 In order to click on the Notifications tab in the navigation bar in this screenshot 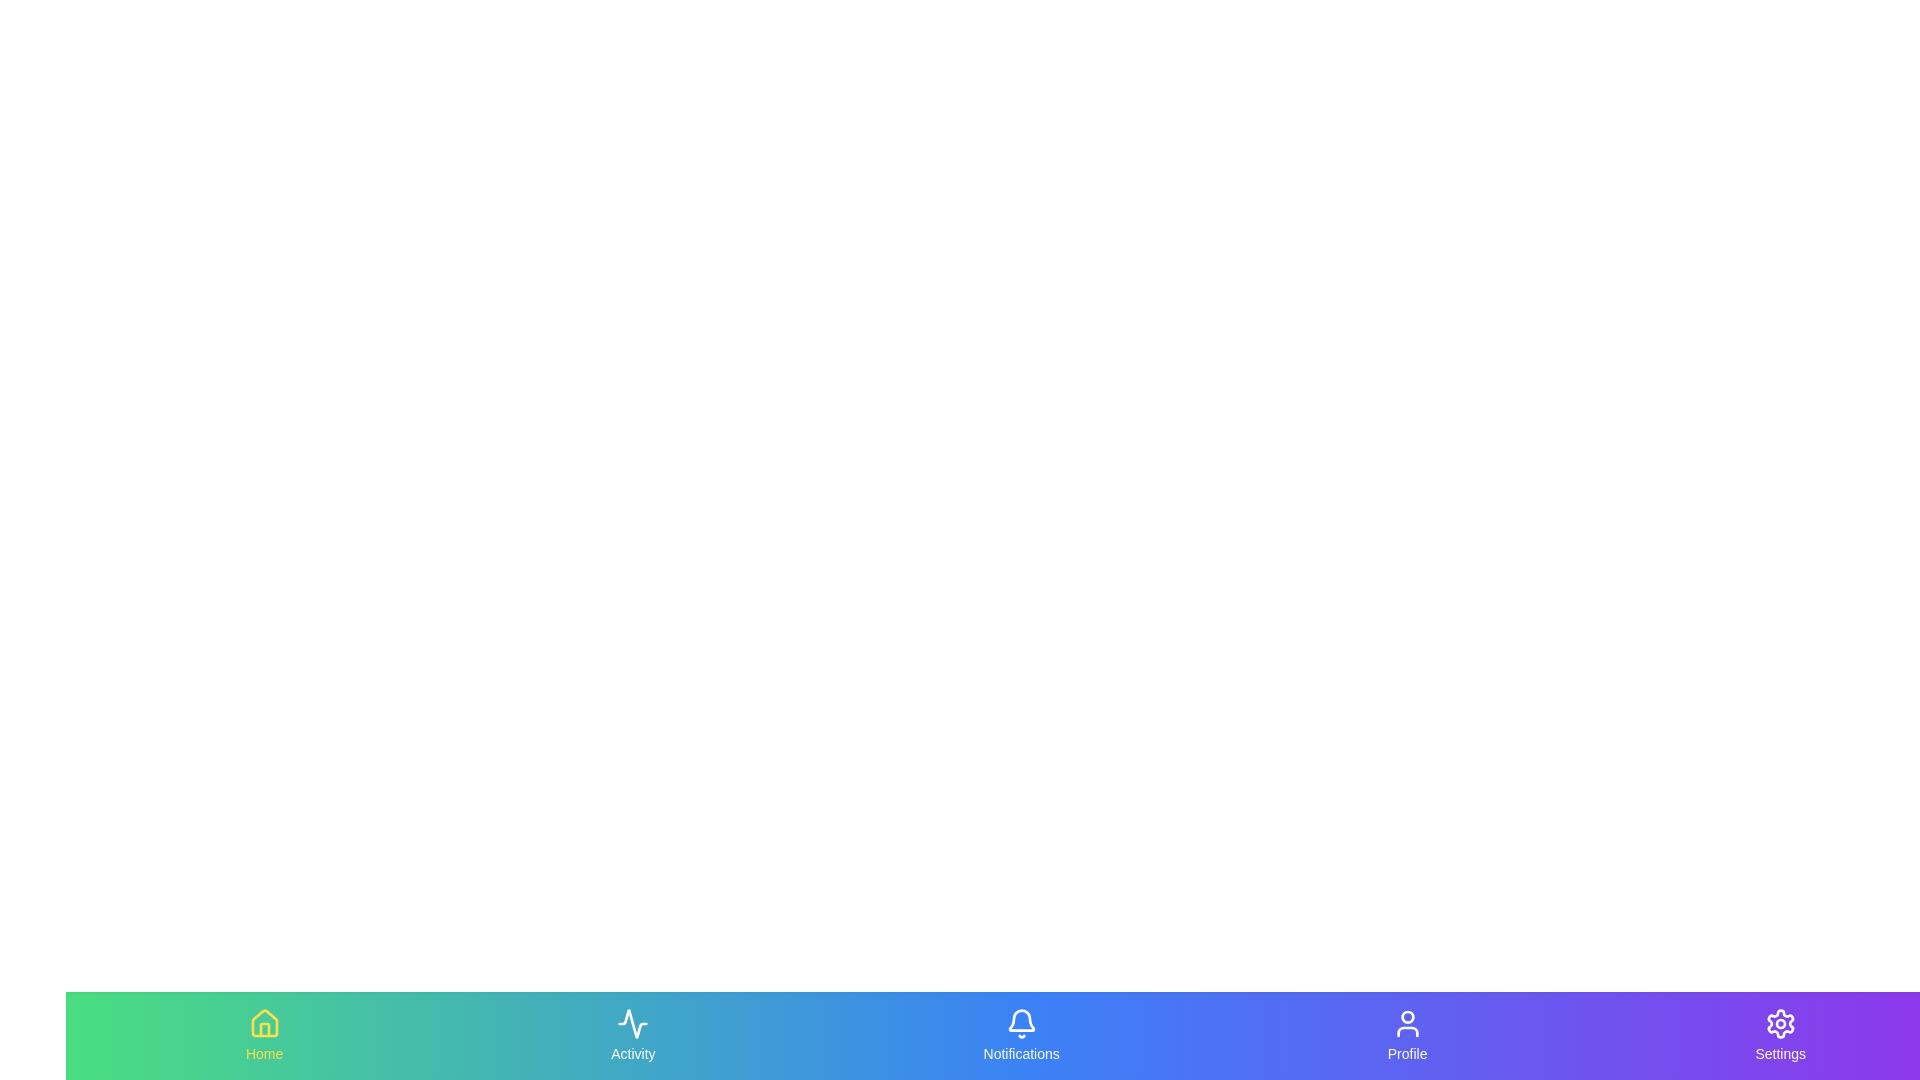, I will do `click(1021, 1035)`.